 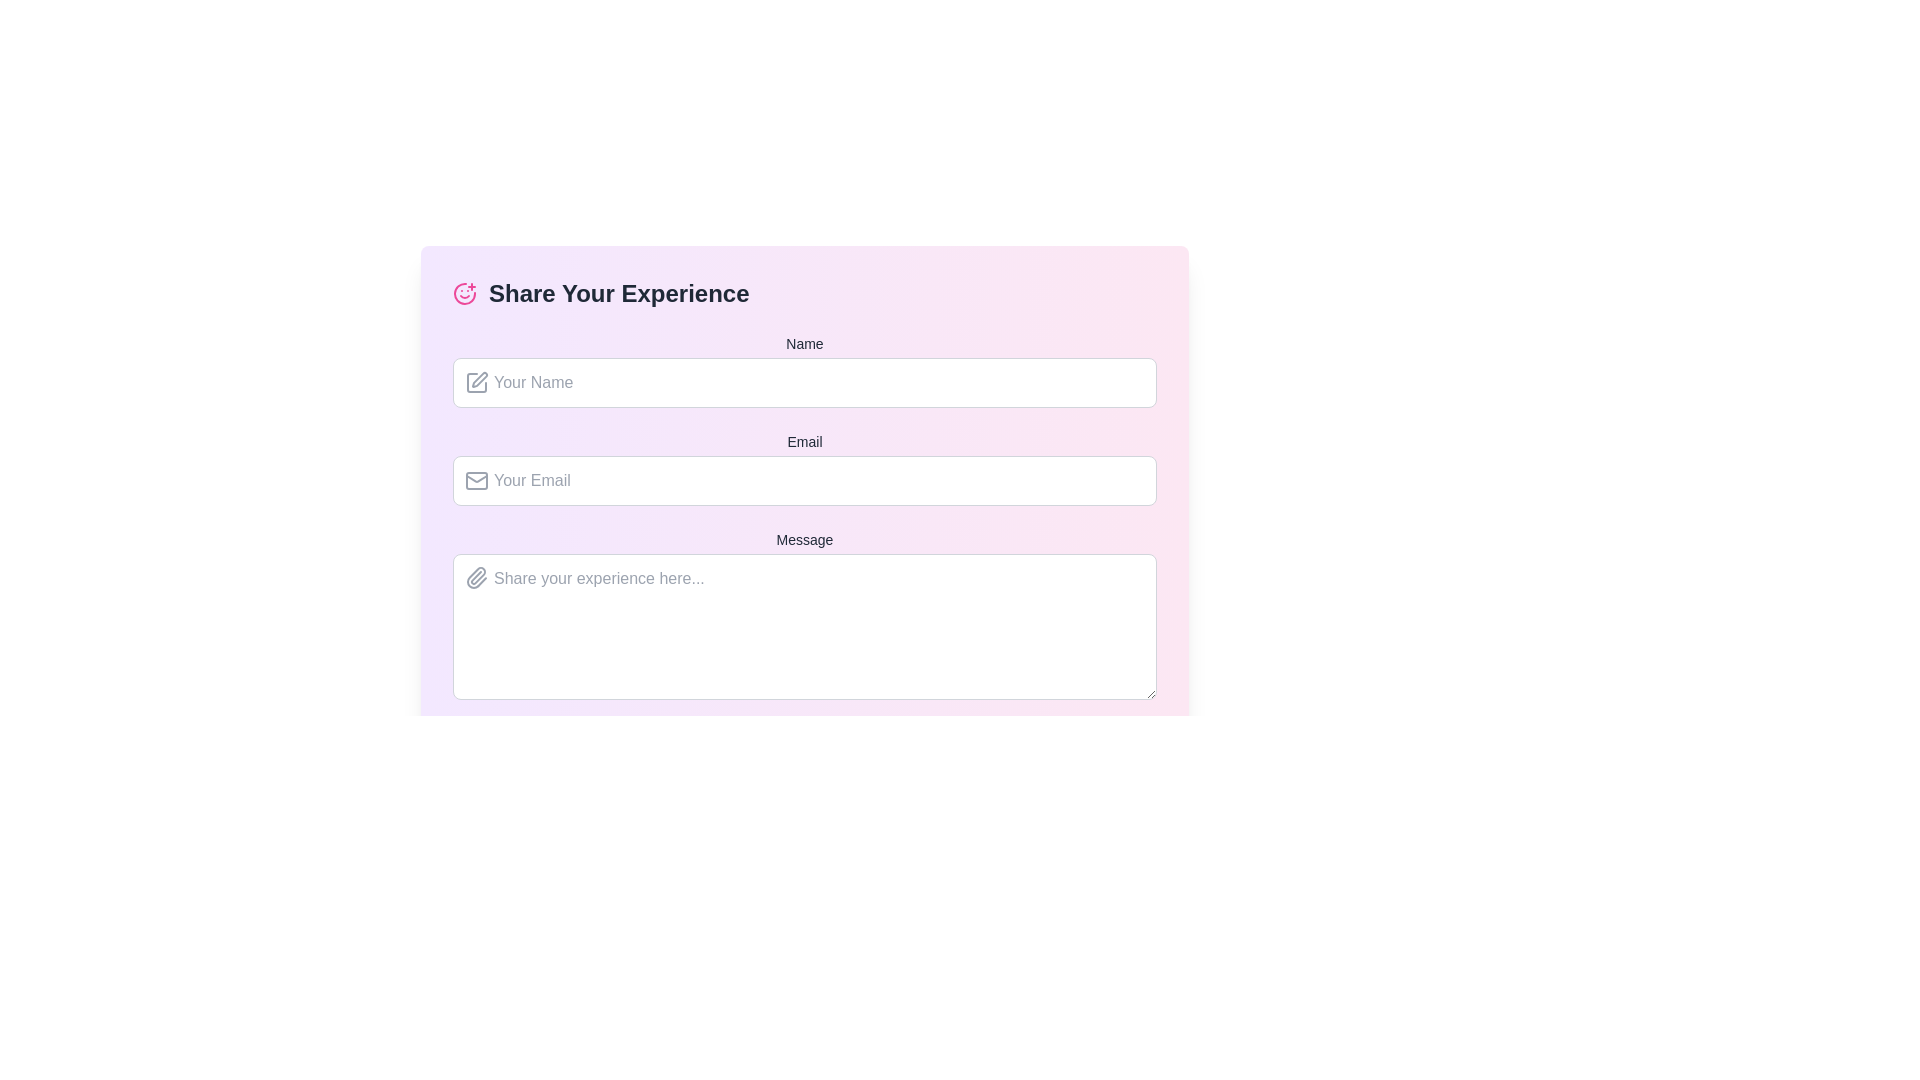 I want to click on the 'Email' label, which is a bold dark gray text located above the email input field in the user feedback submission section, so click(x=805, y=441).